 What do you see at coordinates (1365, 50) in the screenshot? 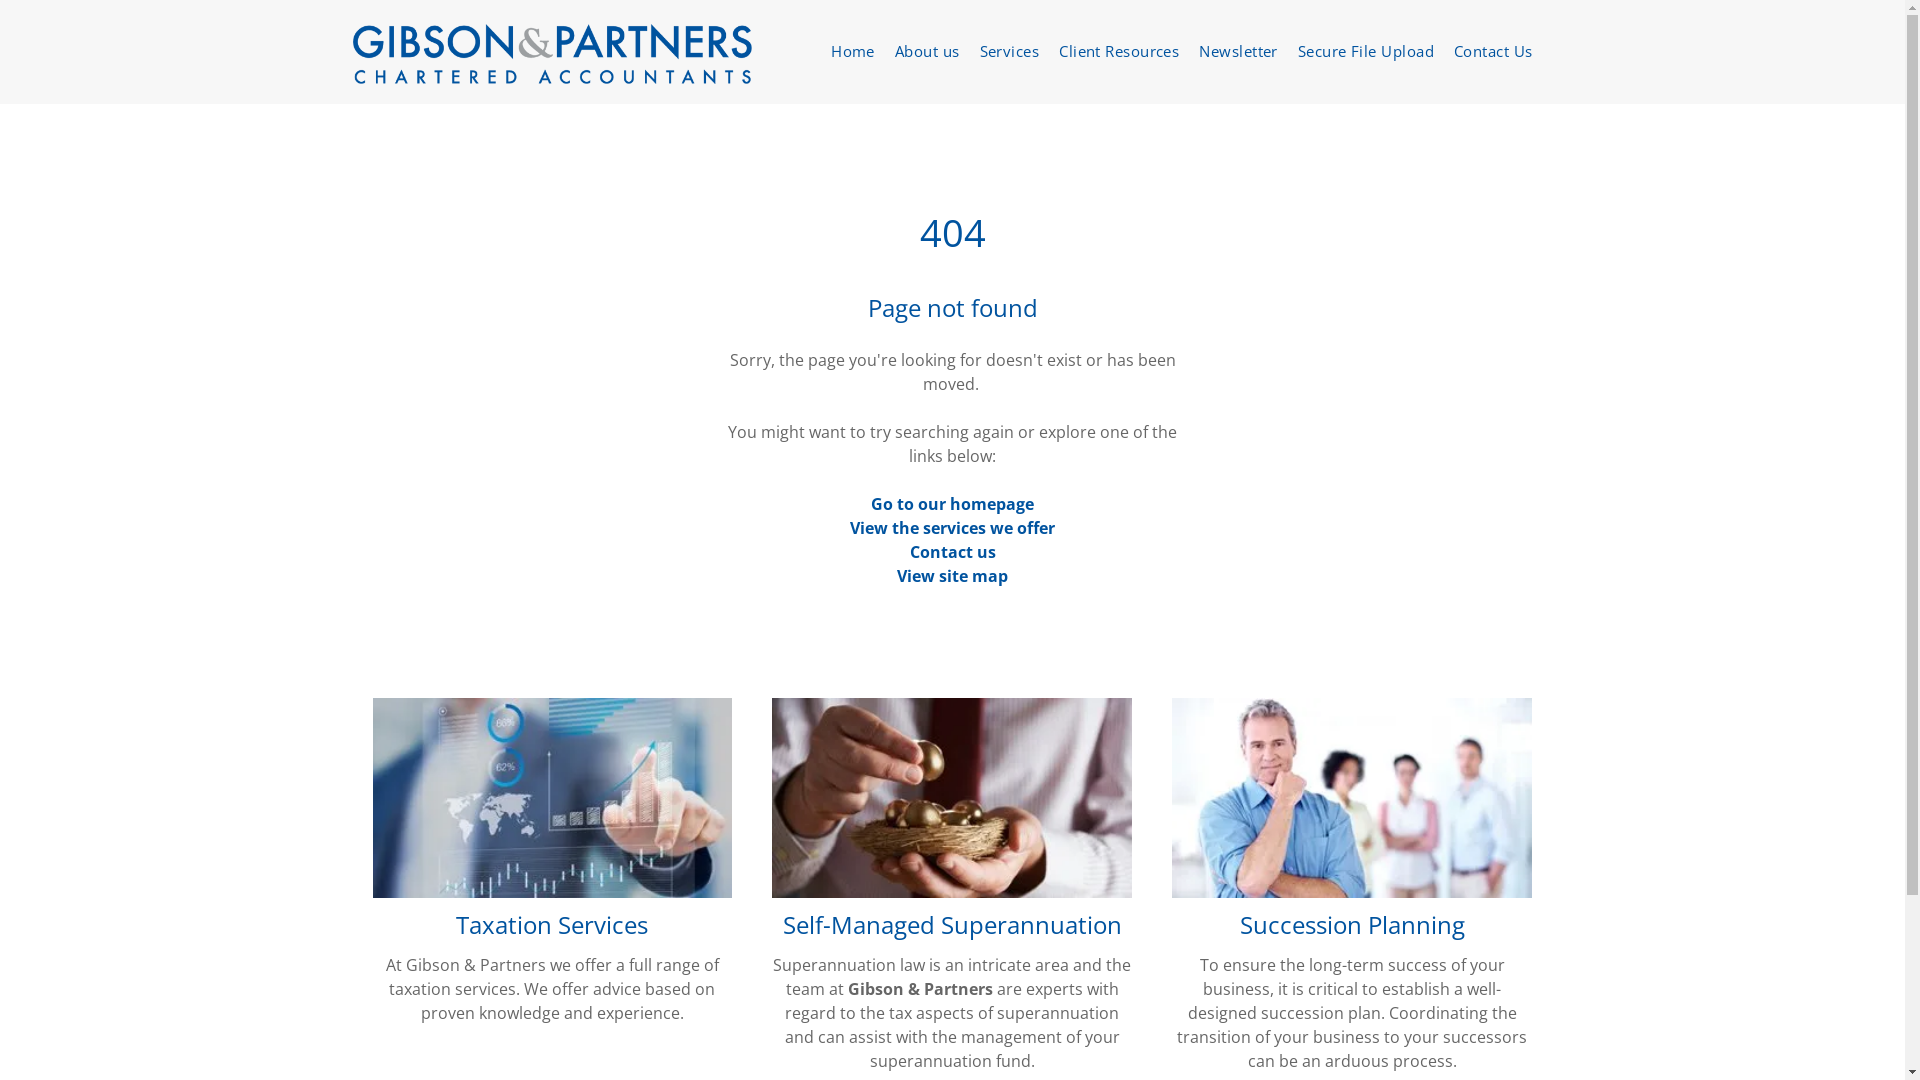
I see `'Secure File Upload'` at bounding box center [1365, 50].